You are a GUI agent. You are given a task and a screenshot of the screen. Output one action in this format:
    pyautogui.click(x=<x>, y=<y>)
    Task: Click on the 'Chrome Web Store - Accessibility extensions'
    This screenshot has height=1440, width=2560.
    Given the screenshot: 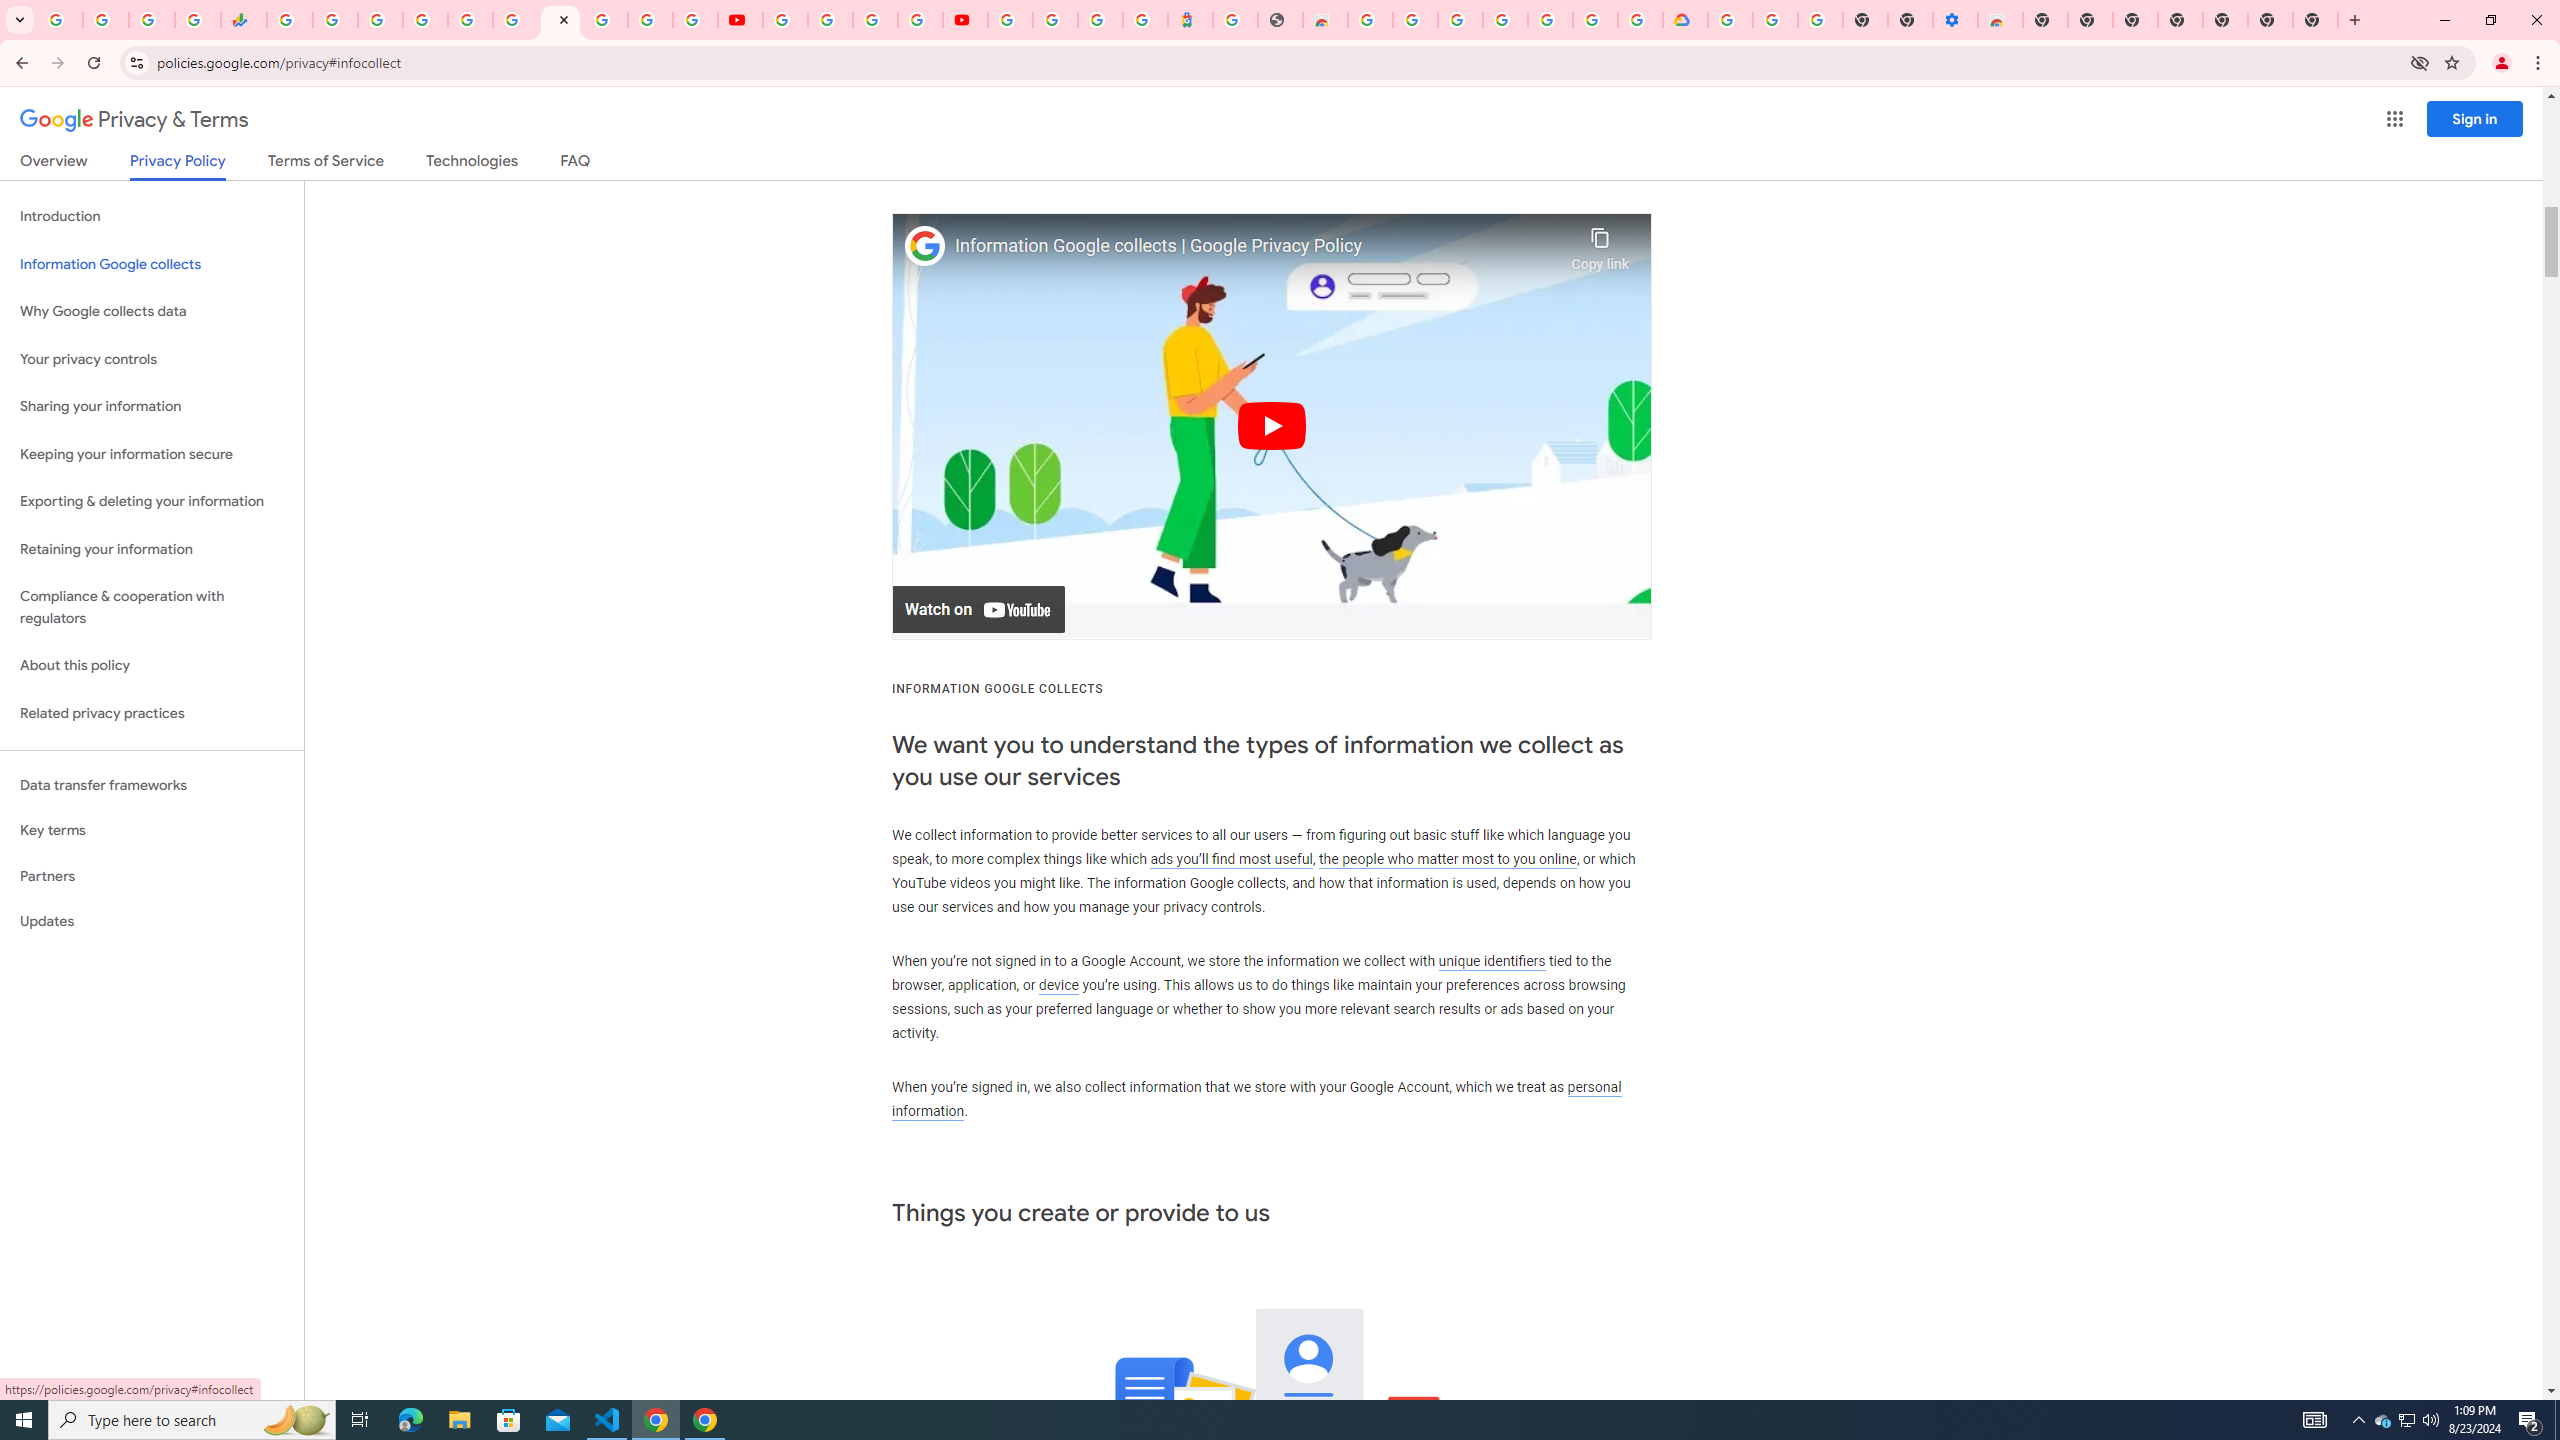 What is the action you would take?
    pyautogui.click(x=2000, y=19)
    